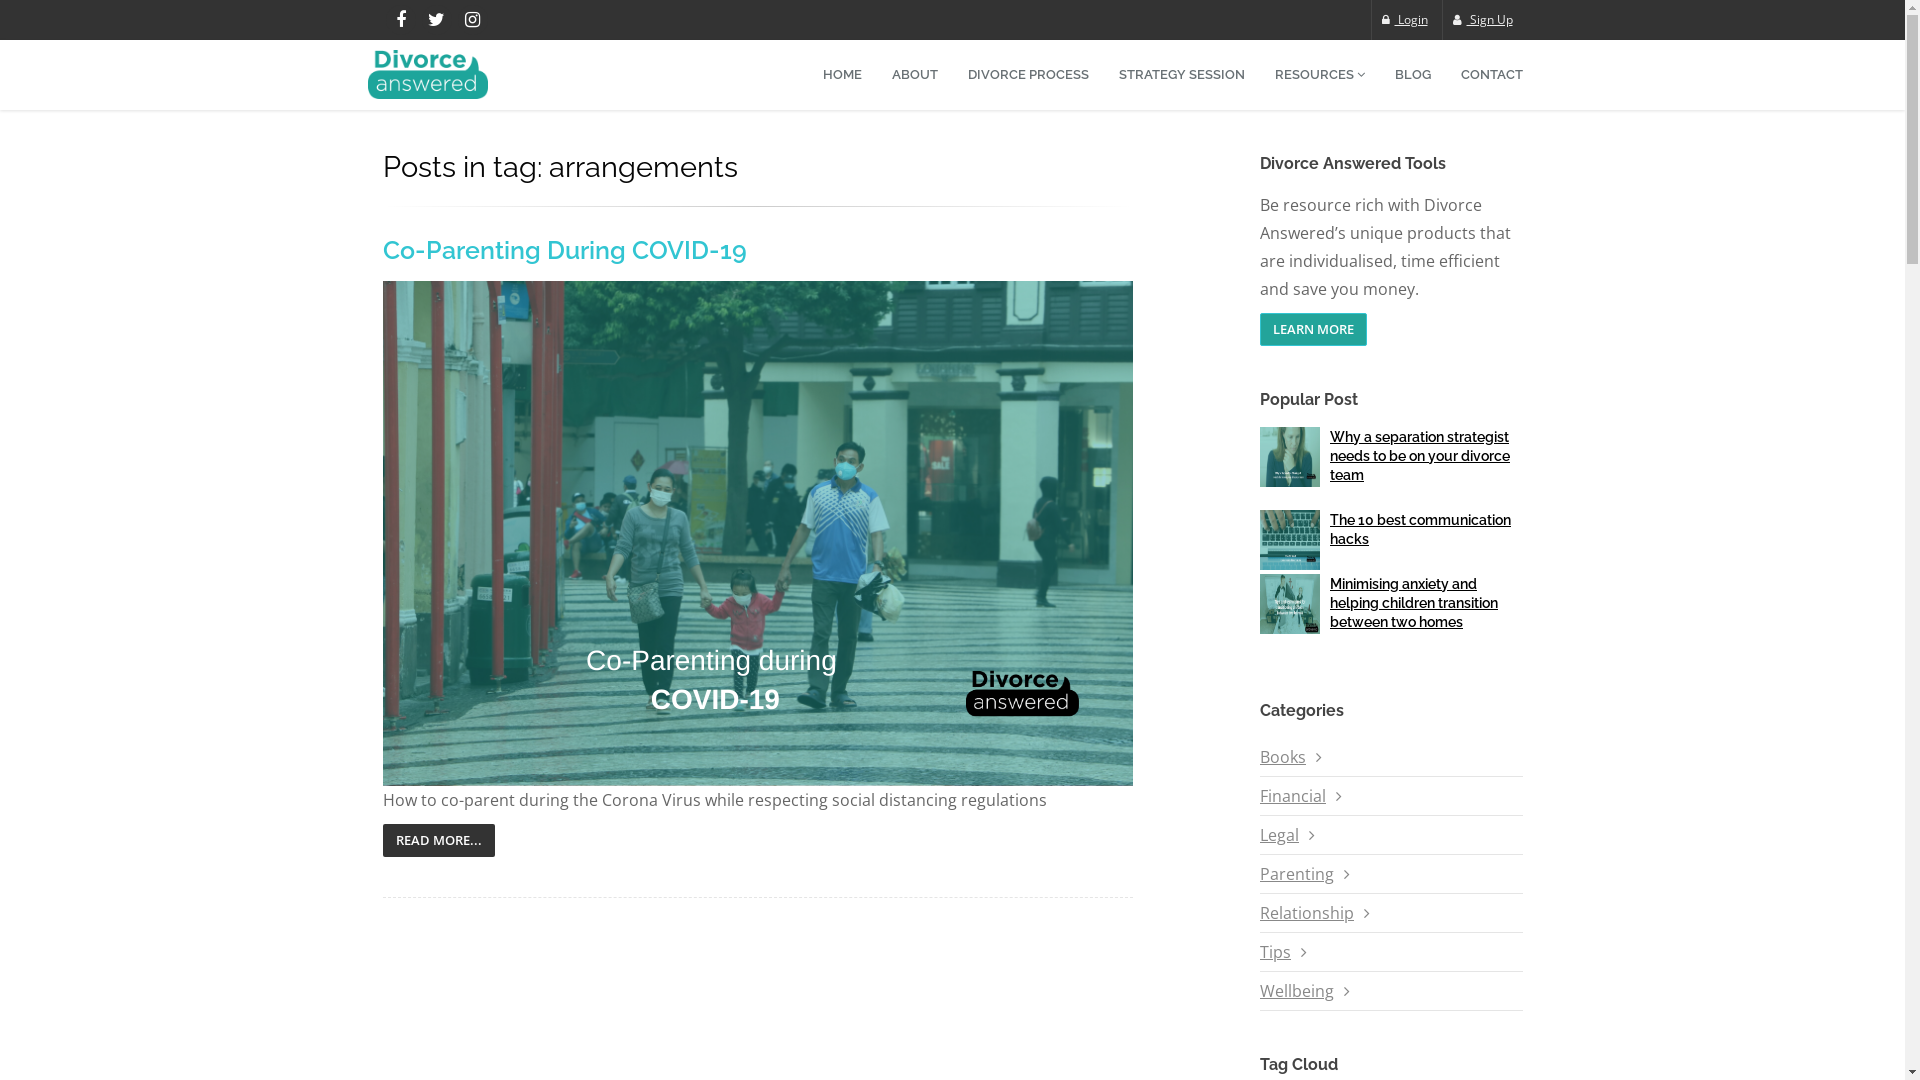 This screenshot has height=1080, width=1920. Describe the element at coordinates (436, 840) in the screenshot. I see `'READ MORE...'` at that location.